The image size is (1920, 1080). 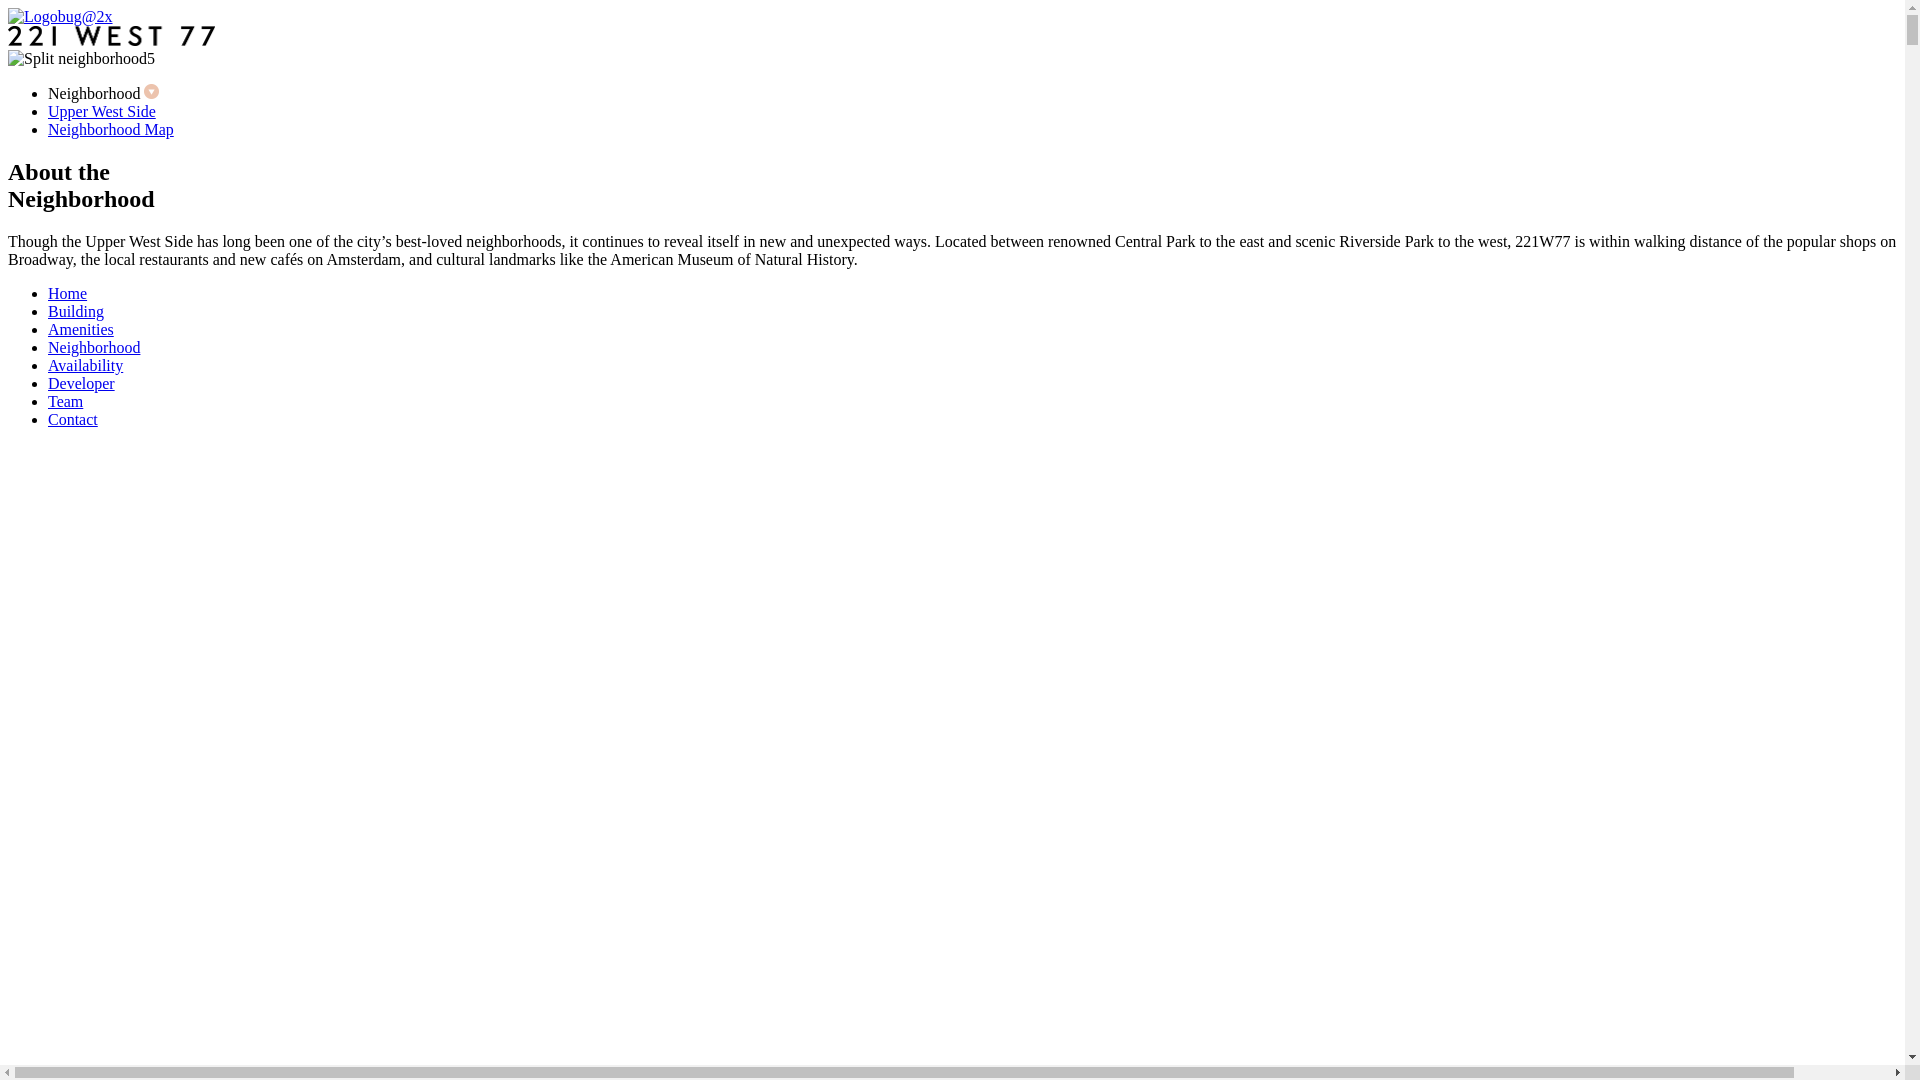 What do you see at coordinates (48, 311) in the screenshot?
I see `'Building'` at bounding box center [48, 311].